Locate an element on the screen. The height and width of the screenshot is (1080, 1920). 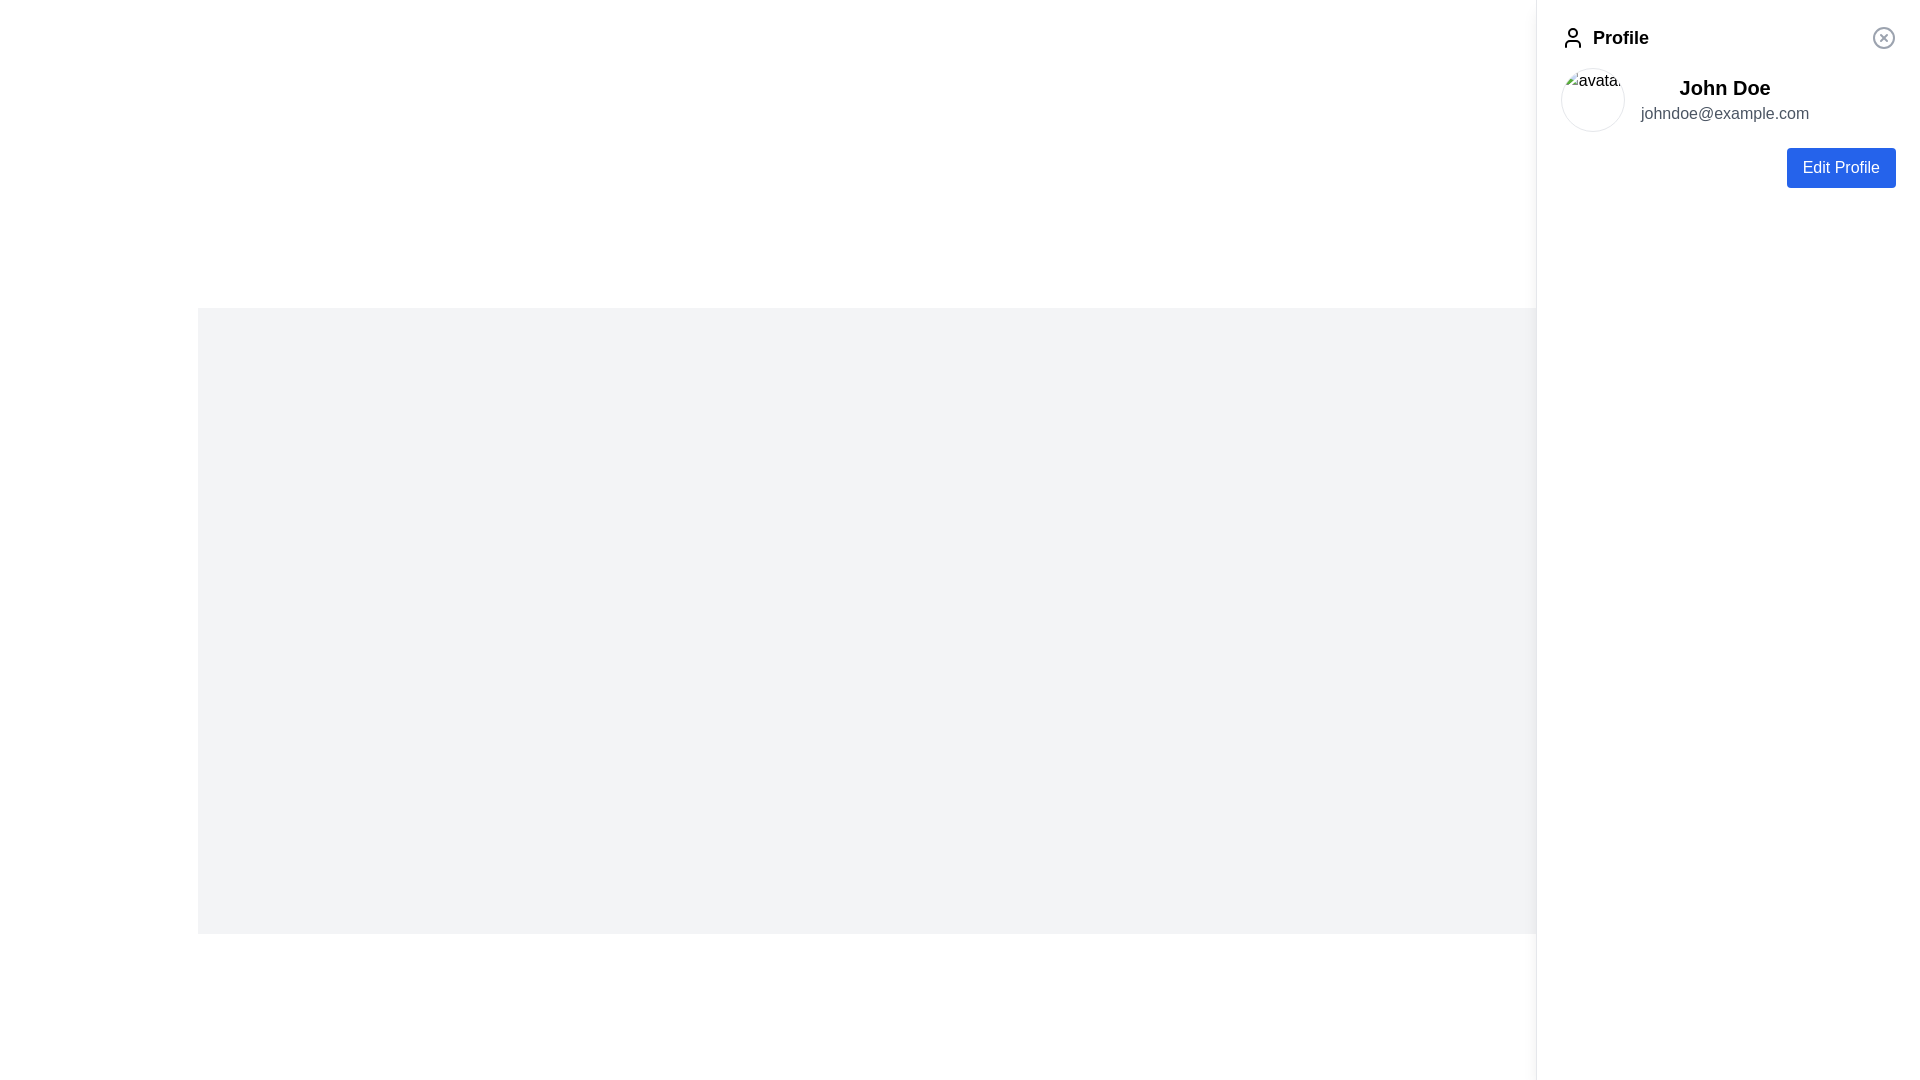
name label element that identifies the user or profile being viewed, located at the top-right corner of the pane above the email address is located at coordinates (1724, 87).